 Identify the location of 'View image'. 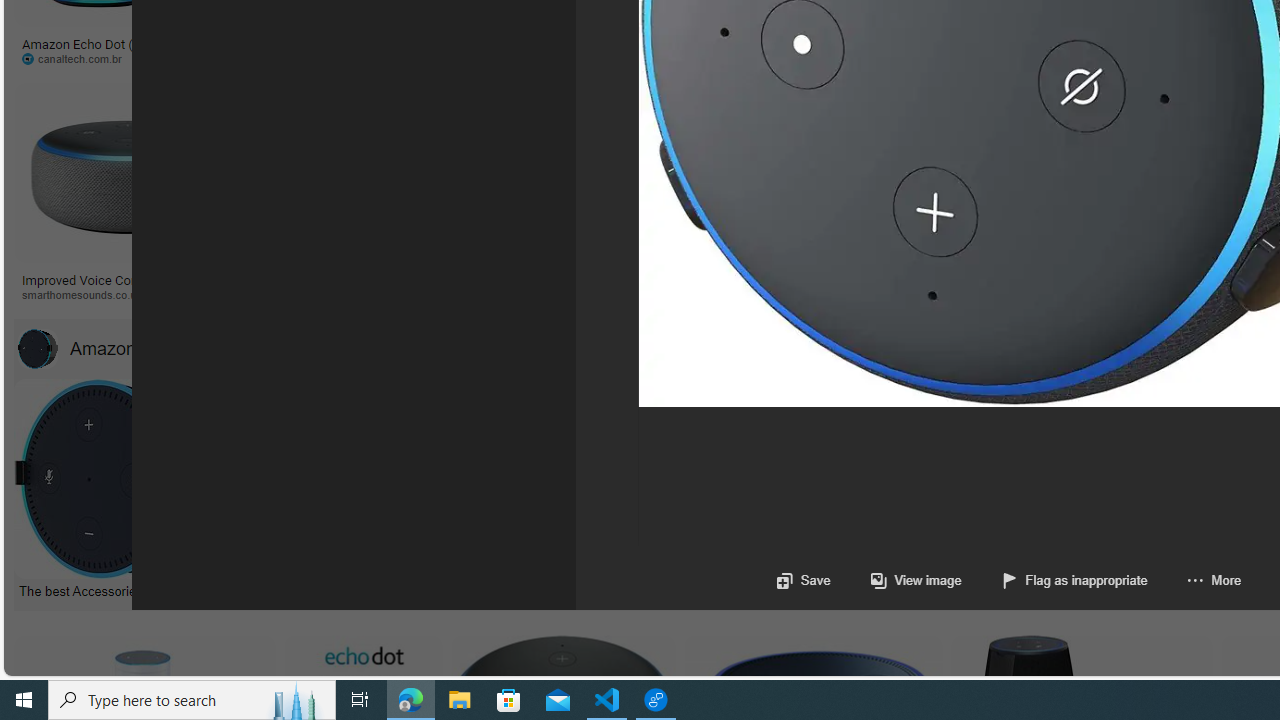
(915, 580).